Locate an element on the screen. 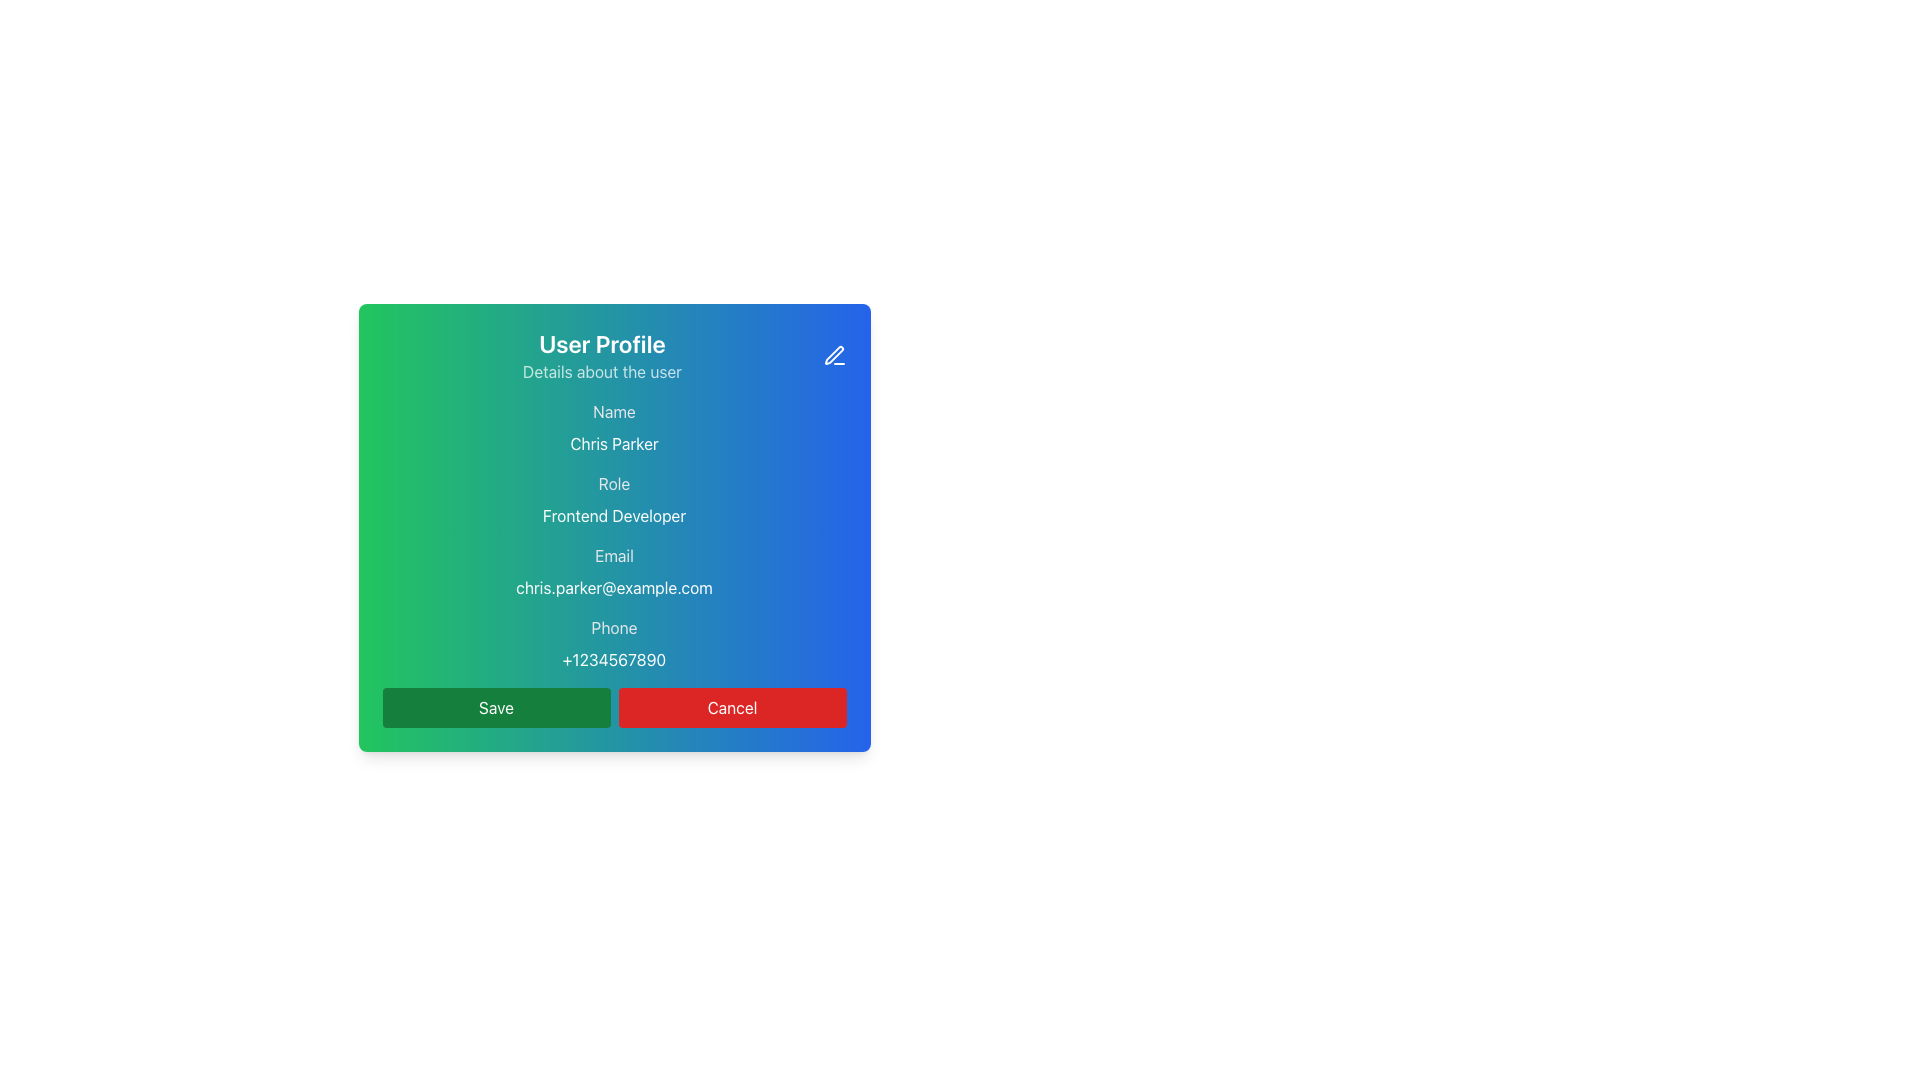 The width and height of the screenshot is (1920, 1080). the text label indicating the user's role 'Frontend Developer' which is located in the 'User Profile' section, positioned above the text 'Frontend Developer' and below the name 'Chris Parker' is located at coordinates (613, 483).